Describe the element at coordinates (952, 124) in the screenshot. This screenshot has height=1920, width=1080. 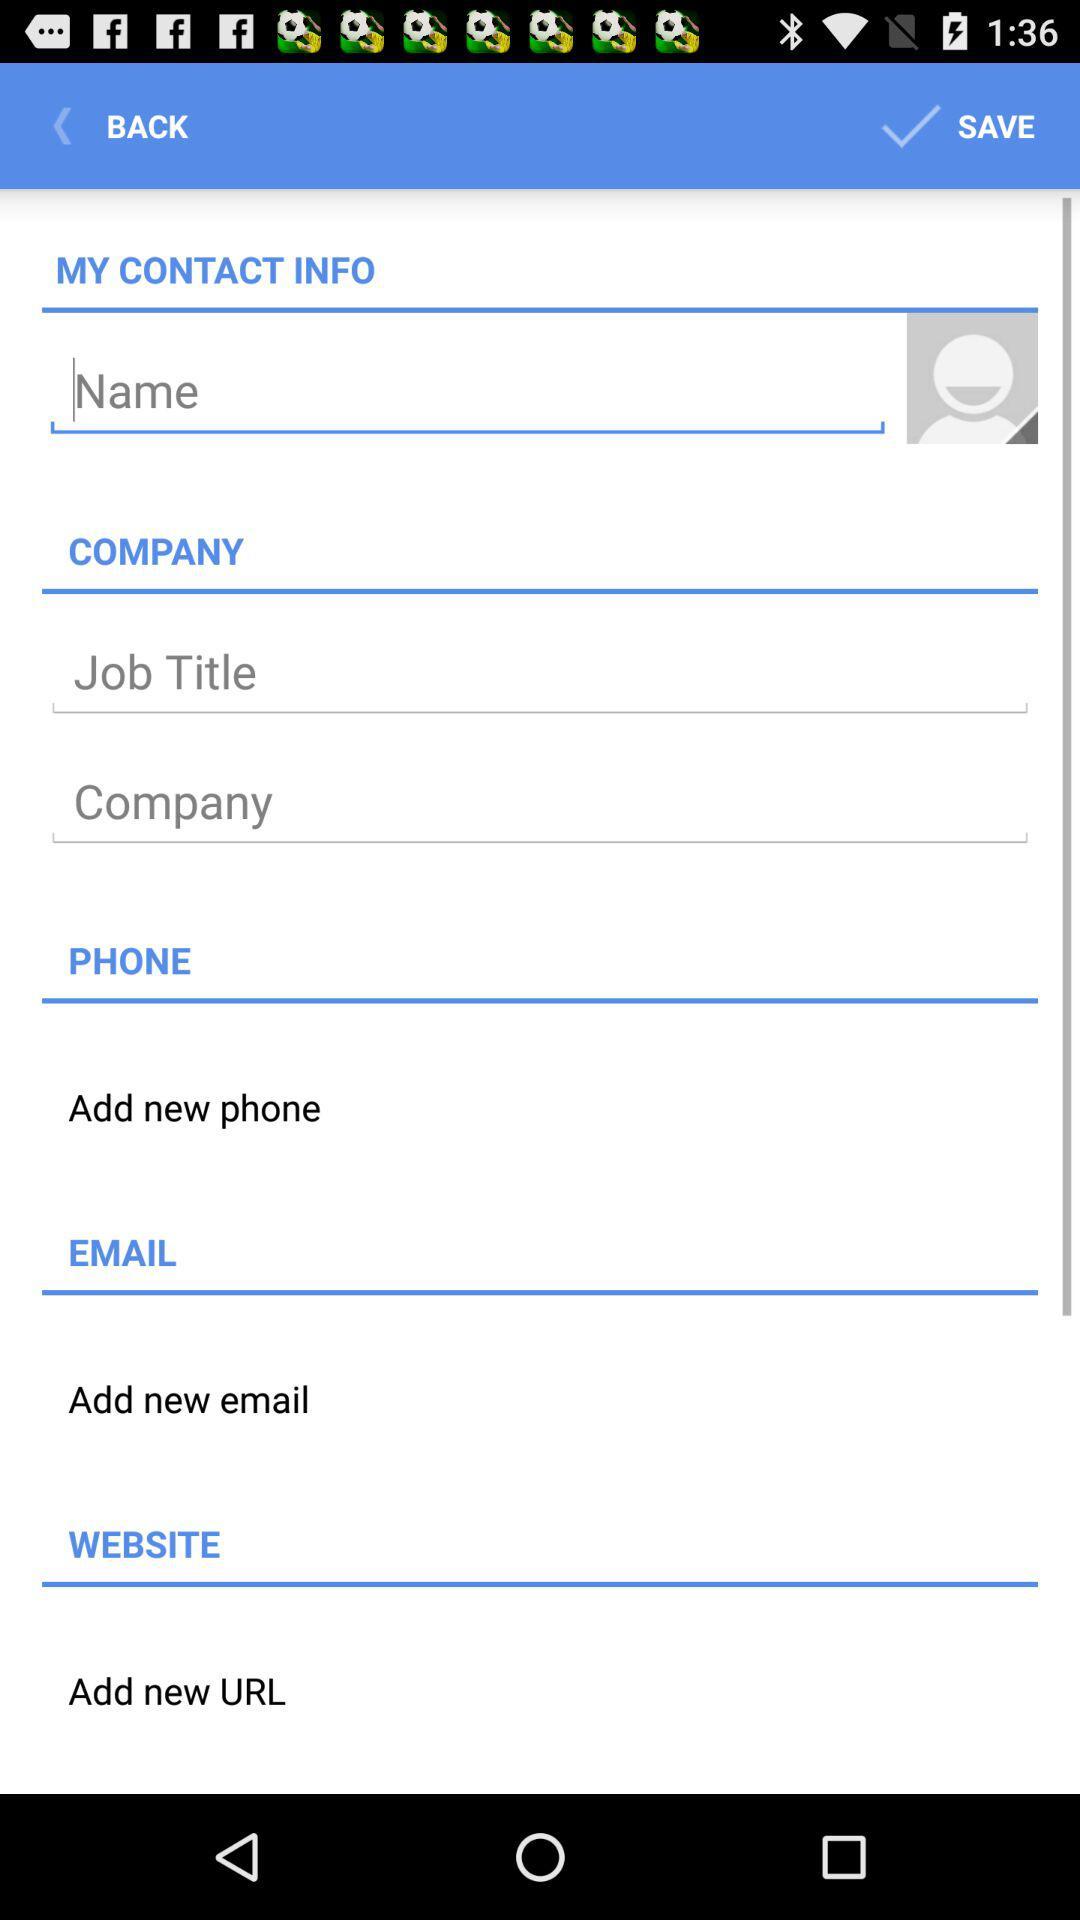
I see `the button next to back` at that location.